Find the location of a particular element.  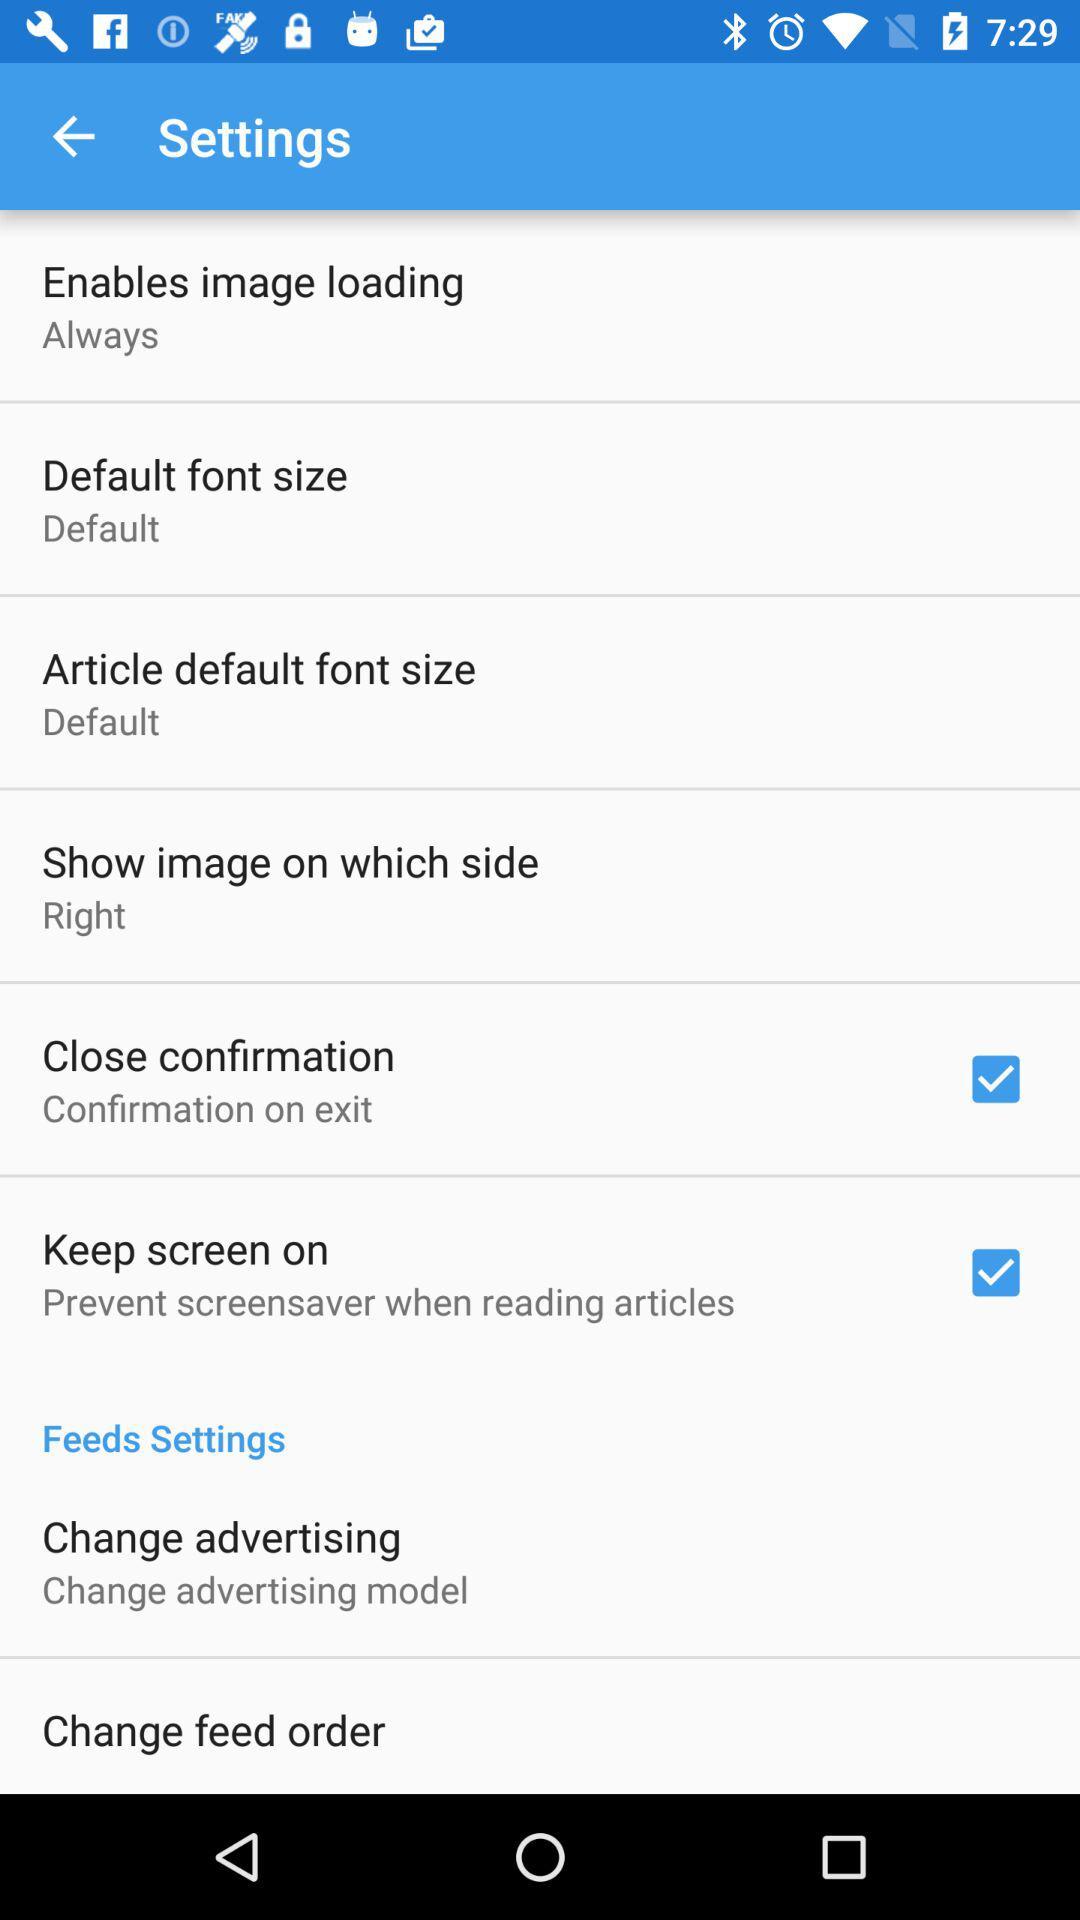

the always icon is located at coordinates (100, 333).